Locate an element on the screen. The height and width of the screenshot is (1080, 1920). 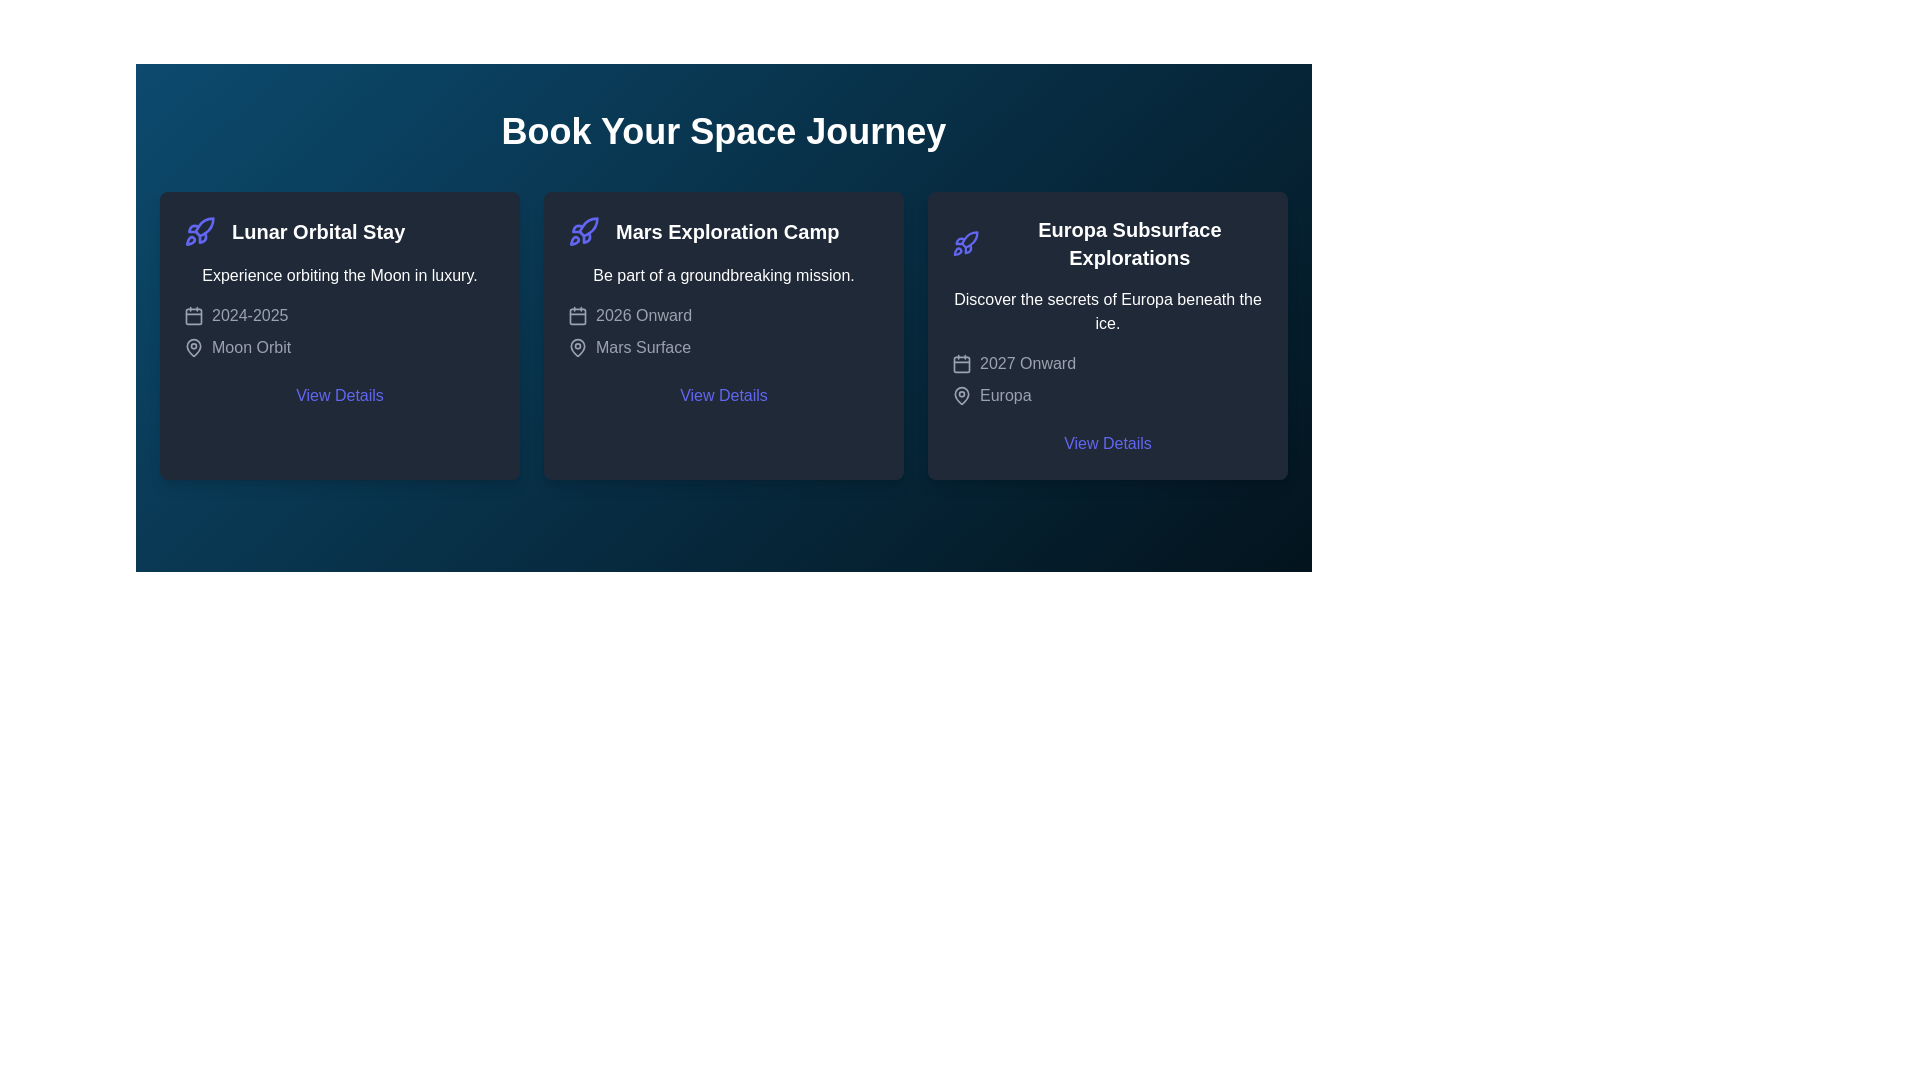
the static text element that reads 'Discover the secrets of Europa beneath the ice.' which is located beneath the bold title 'Europa Subsurface Explorations' within the third card of a horizontal layout is located at coordinates (1107, 312).